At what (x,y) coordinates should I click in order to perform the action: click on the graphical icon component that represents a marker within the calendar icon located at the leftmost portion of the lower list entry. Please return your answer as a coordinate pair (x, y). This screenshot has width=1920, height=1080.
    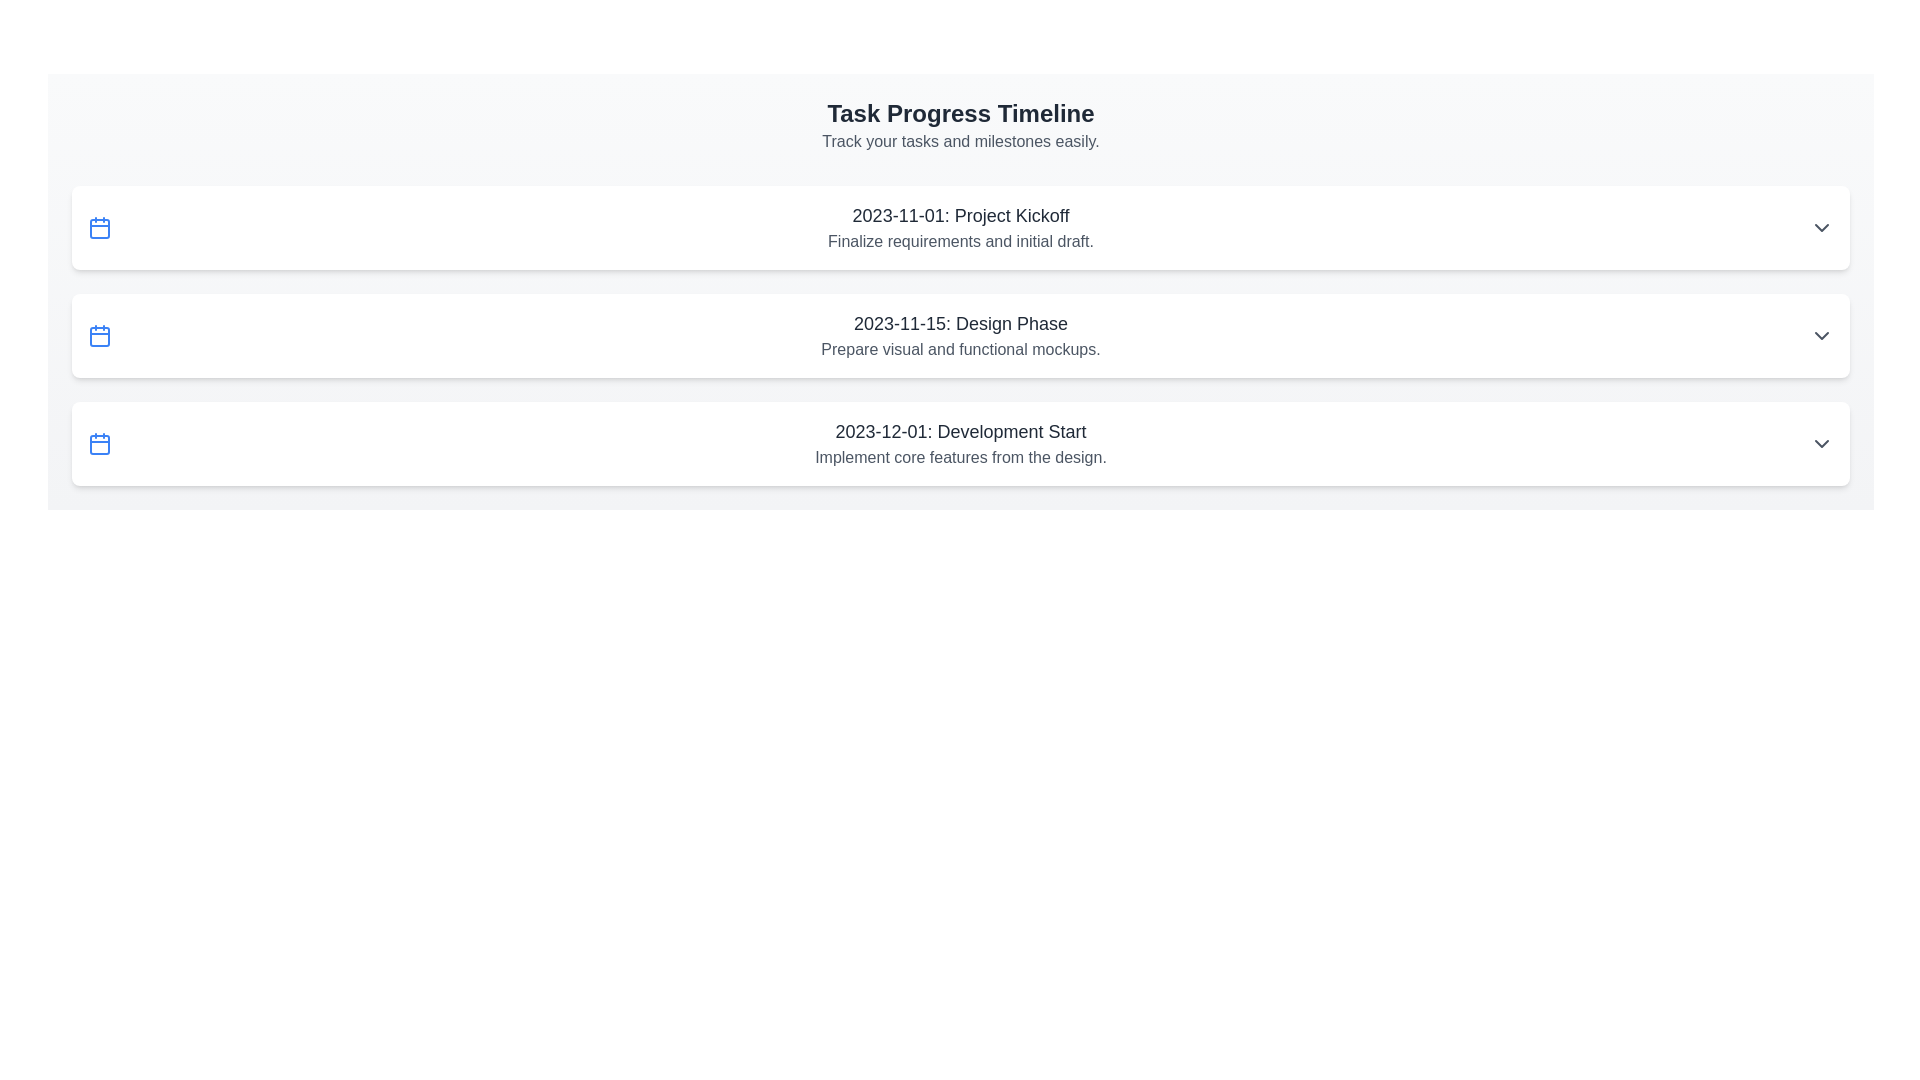
    Looking at the image, I should click on (99, 443).